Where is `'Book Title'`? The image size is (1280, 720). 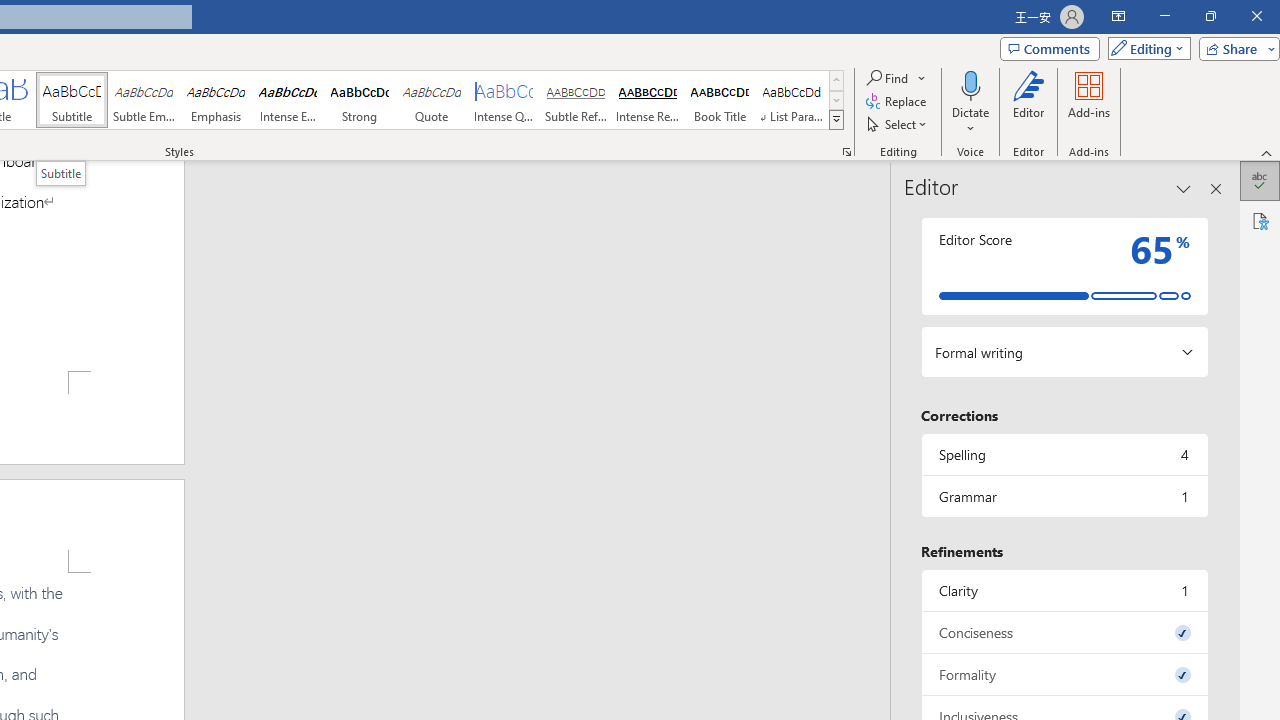 'Book Title' is located at coordinates (720, 100).